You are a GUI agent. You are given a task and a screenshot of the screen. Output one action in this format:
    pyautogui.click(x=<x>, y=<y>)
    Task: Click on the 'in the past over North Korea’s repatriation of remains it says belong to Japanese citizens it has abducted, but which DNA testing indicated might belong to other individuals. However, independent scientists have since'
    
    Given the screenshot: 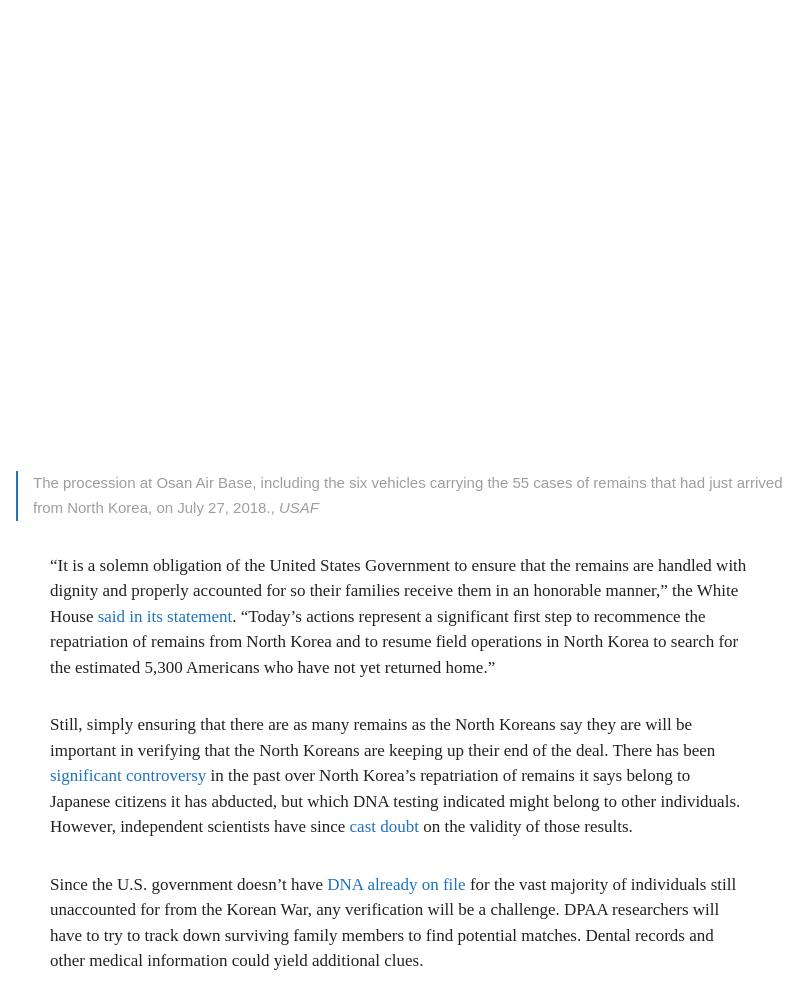 What is the action you would take?
    pyautogui.click(x=394, y=800)
    